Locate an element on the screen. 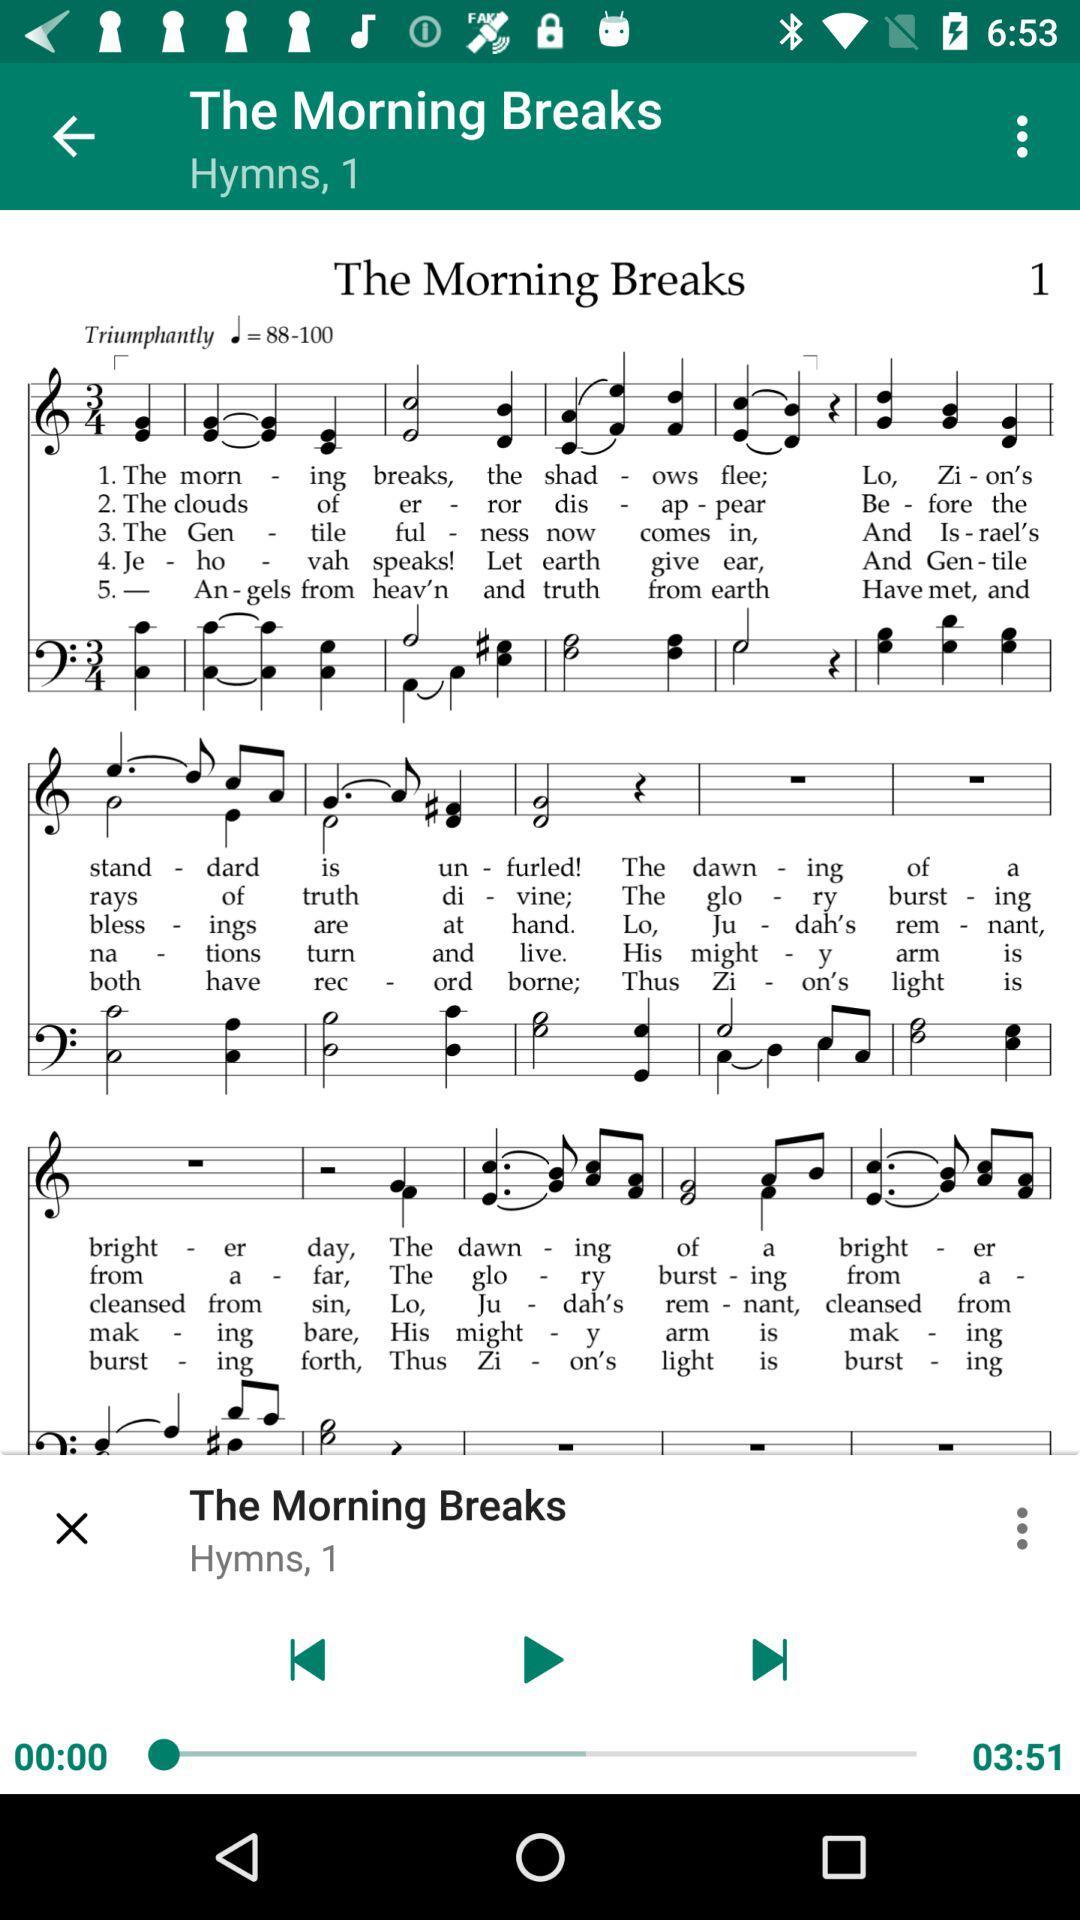  pressing this button moves me to the last page of the piece is located at coordinates (770, 1659).